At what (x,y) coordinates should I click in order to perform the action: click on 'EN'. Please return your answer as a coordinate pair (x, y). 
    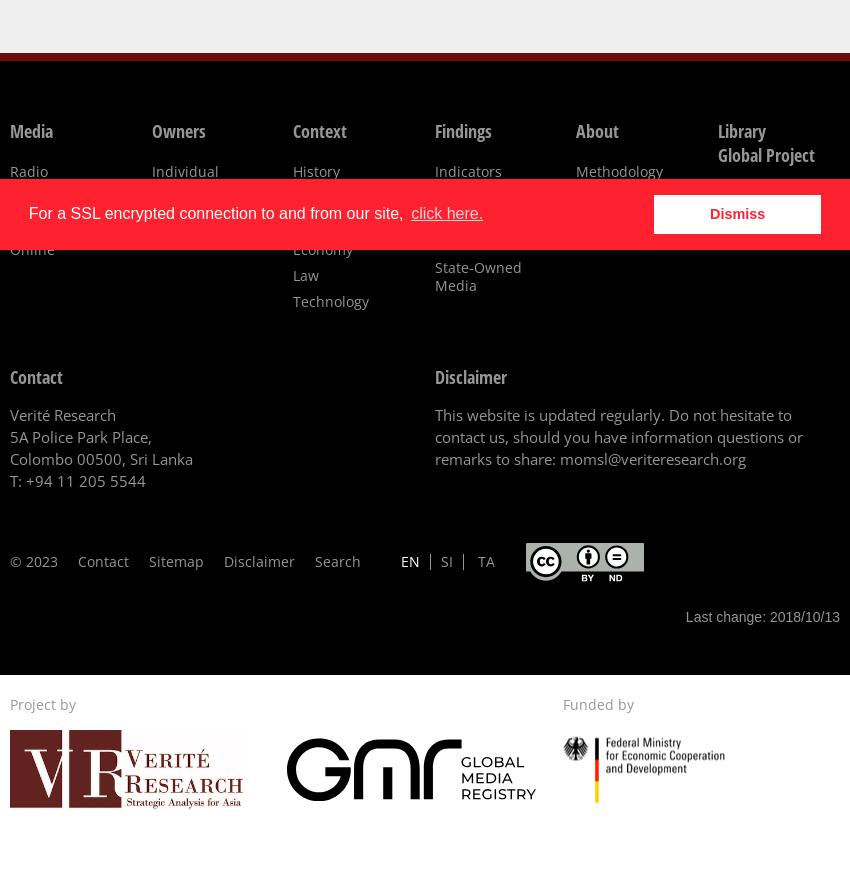
    Looking at the image, I should click on (401, 560).